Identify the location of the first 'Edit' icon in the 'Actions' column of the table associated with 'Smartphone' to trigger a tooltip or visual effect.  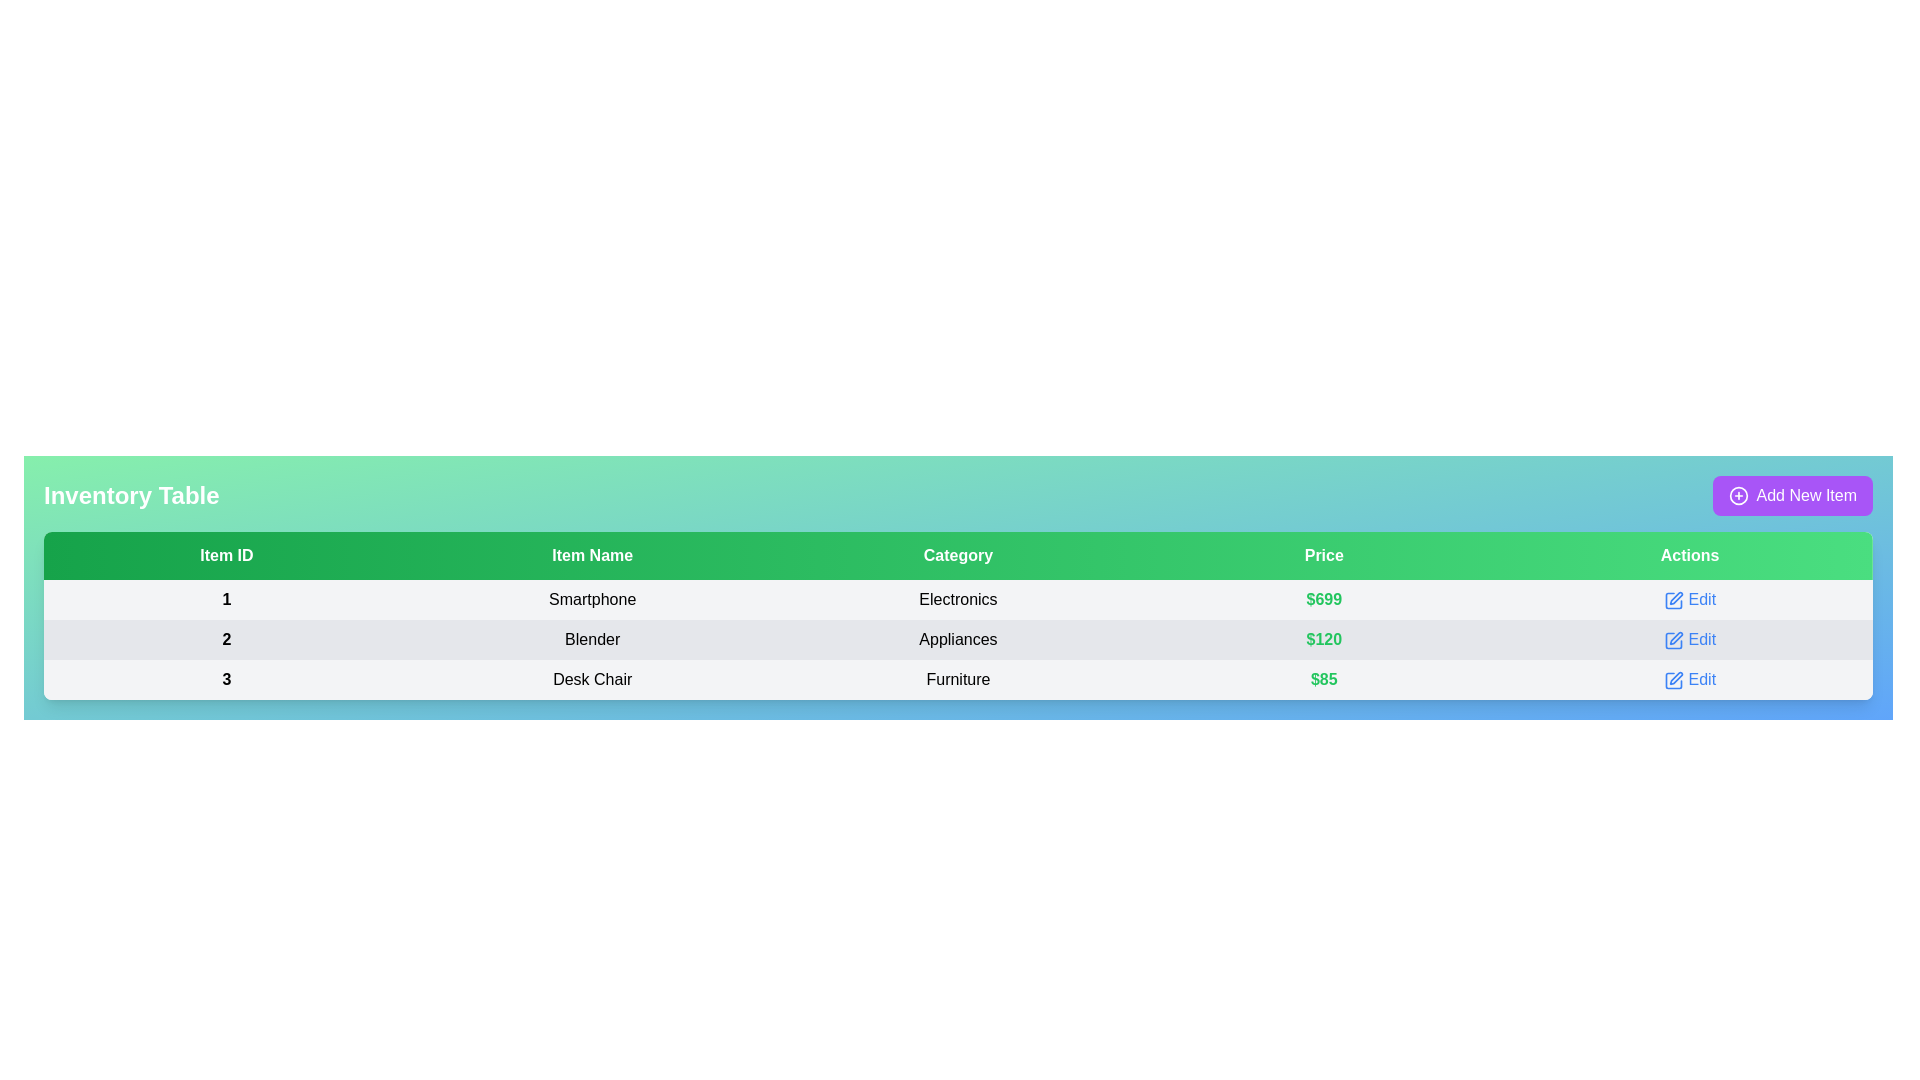
(1674, 599).